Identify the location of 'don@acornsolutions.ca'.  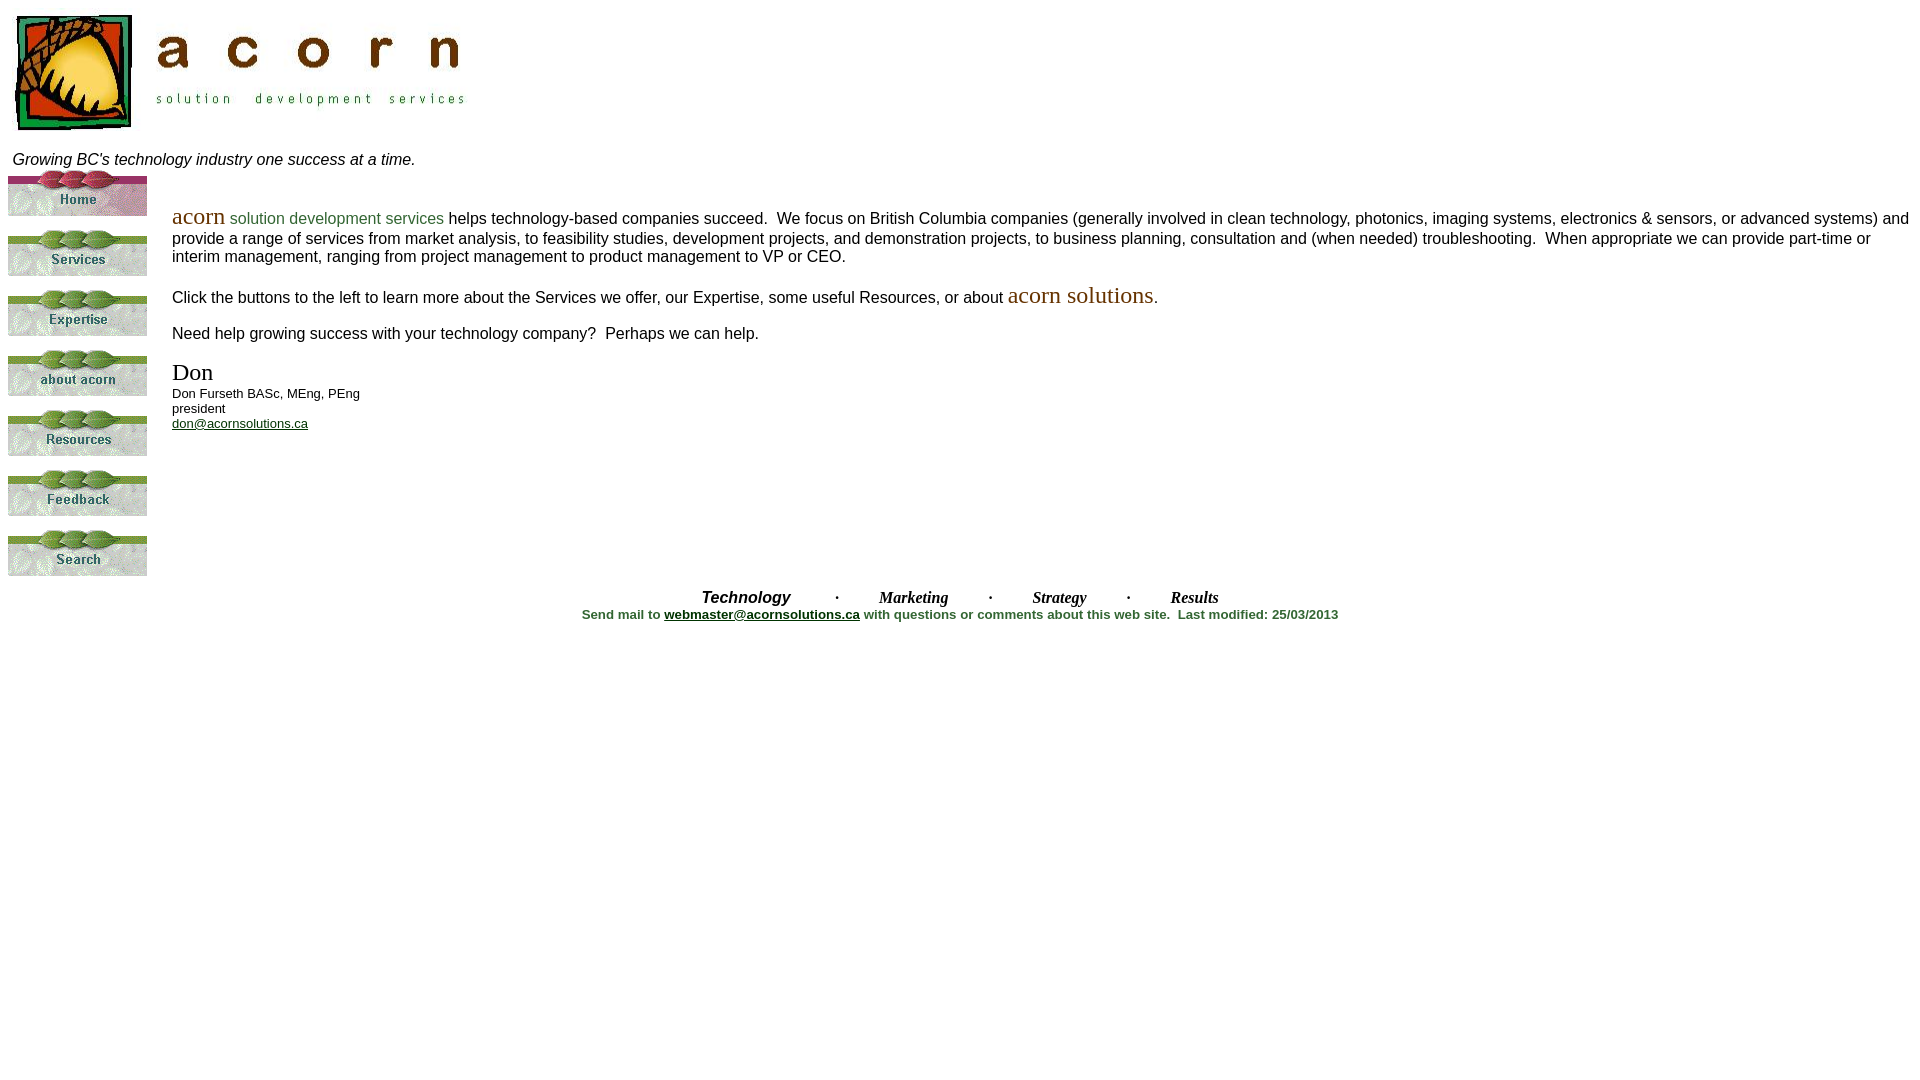
(240, 421).